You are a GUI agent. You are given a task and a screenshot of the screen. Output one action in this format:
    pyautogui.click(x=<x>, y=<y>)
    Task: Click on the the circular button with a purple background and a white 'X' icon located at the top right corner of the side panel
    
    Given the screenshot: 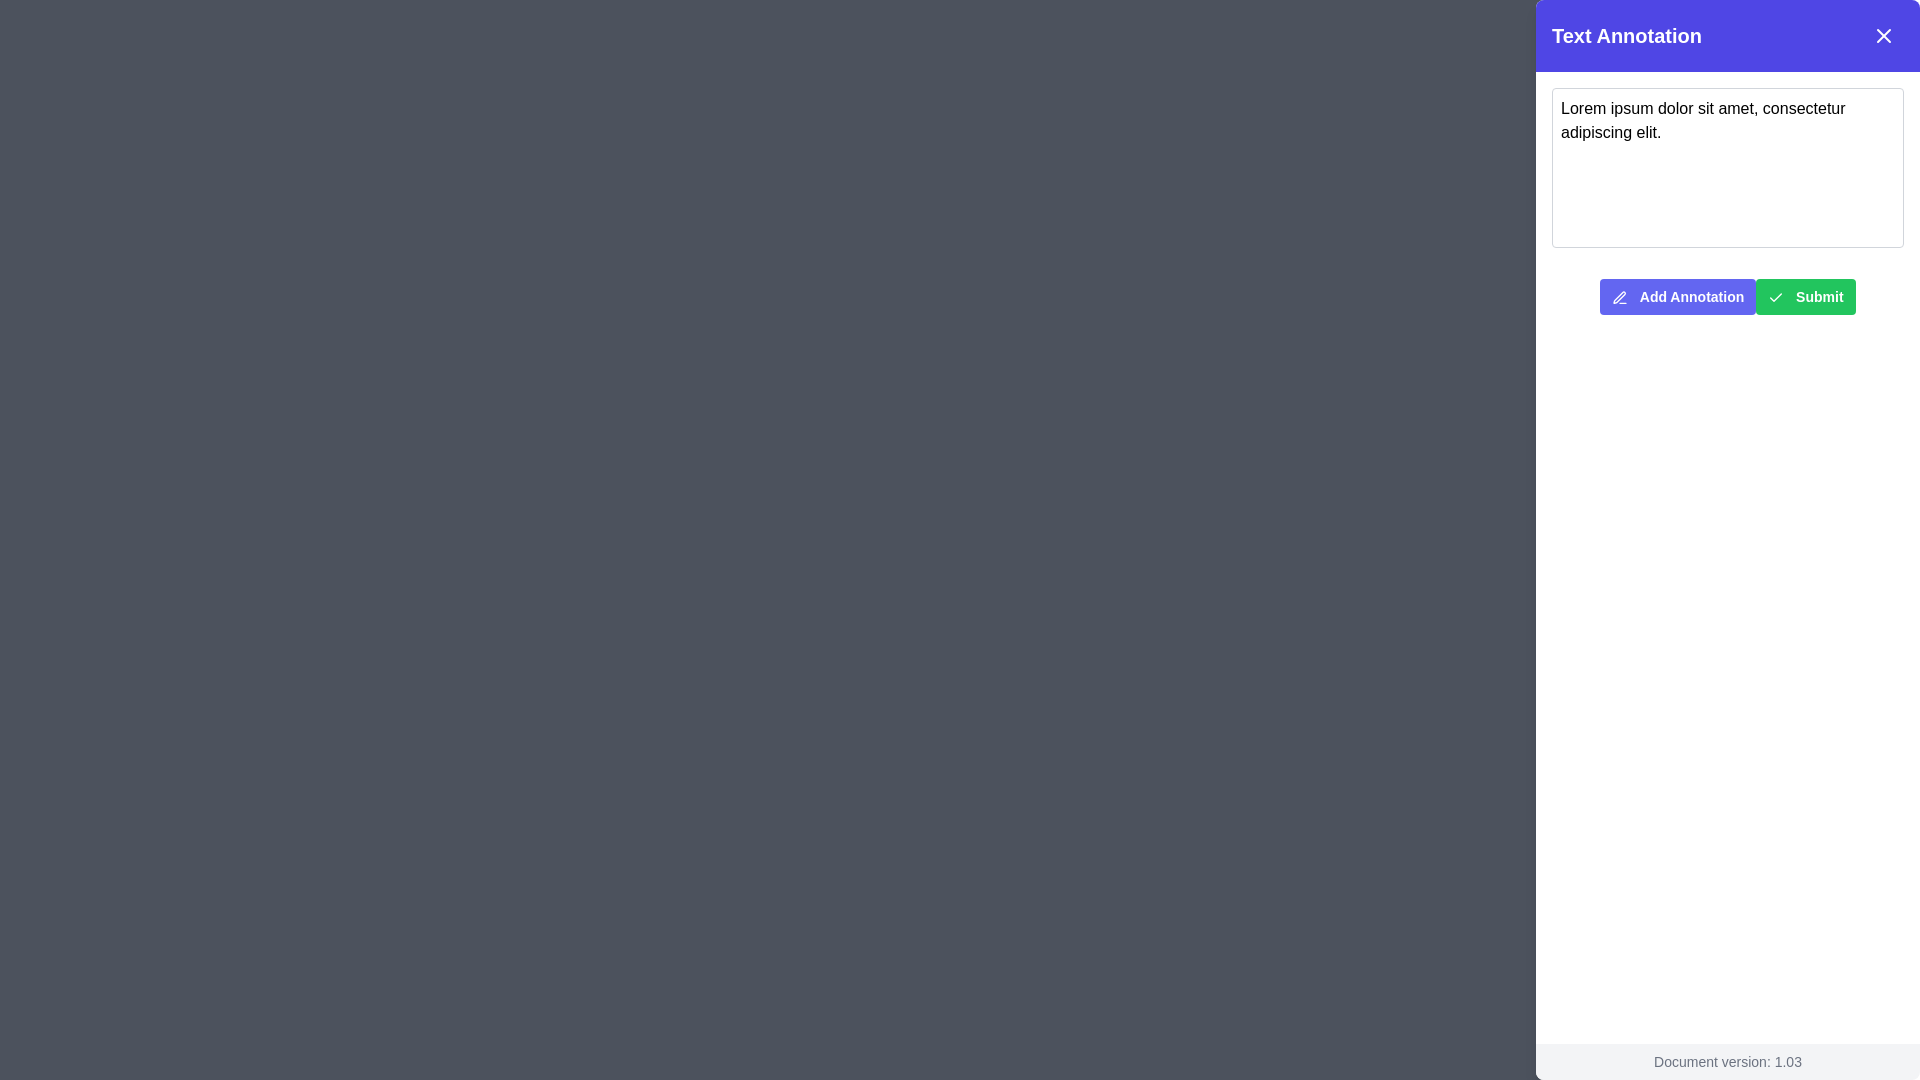 What is the action you would take?
    pyautogui.click(x=1880, y=38)
    